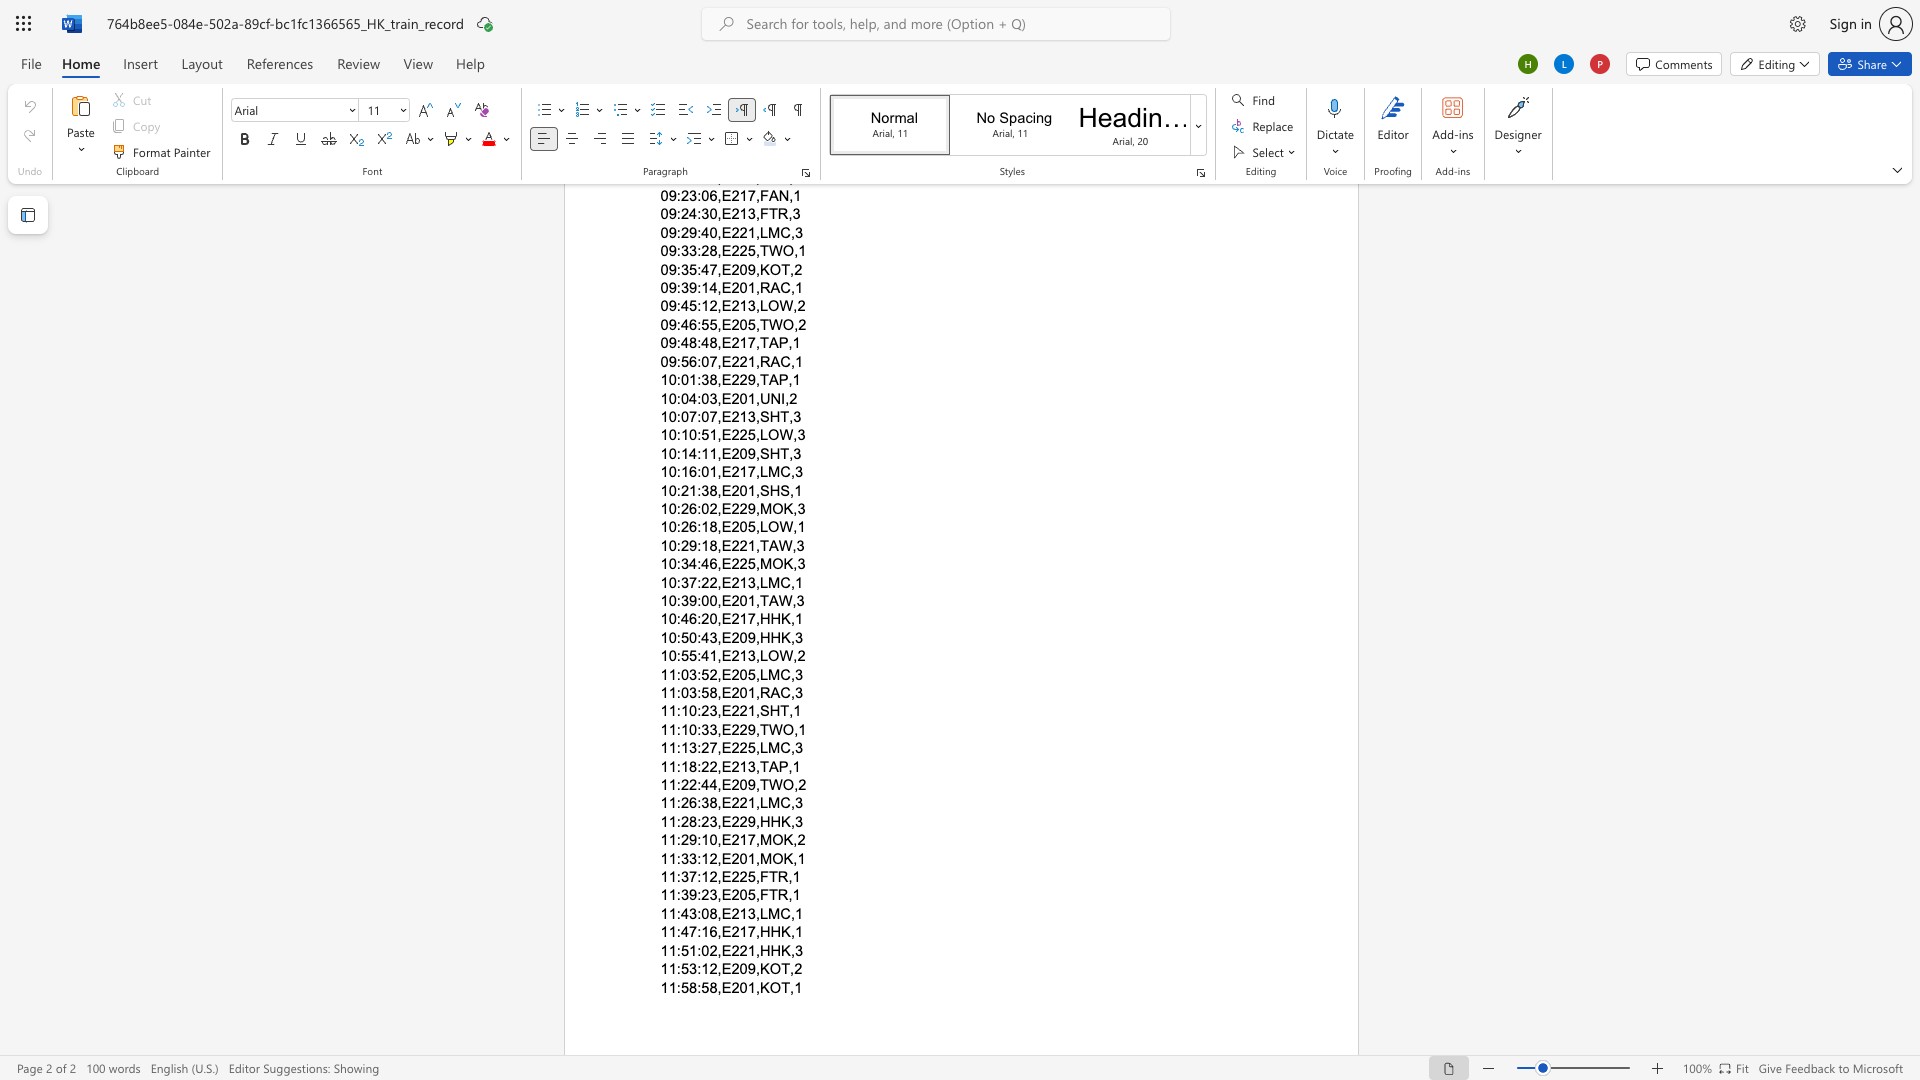  I want to click on the subset text "3,E22" within the text "11:28:23,E229,HHK,3", so click(709, 821).